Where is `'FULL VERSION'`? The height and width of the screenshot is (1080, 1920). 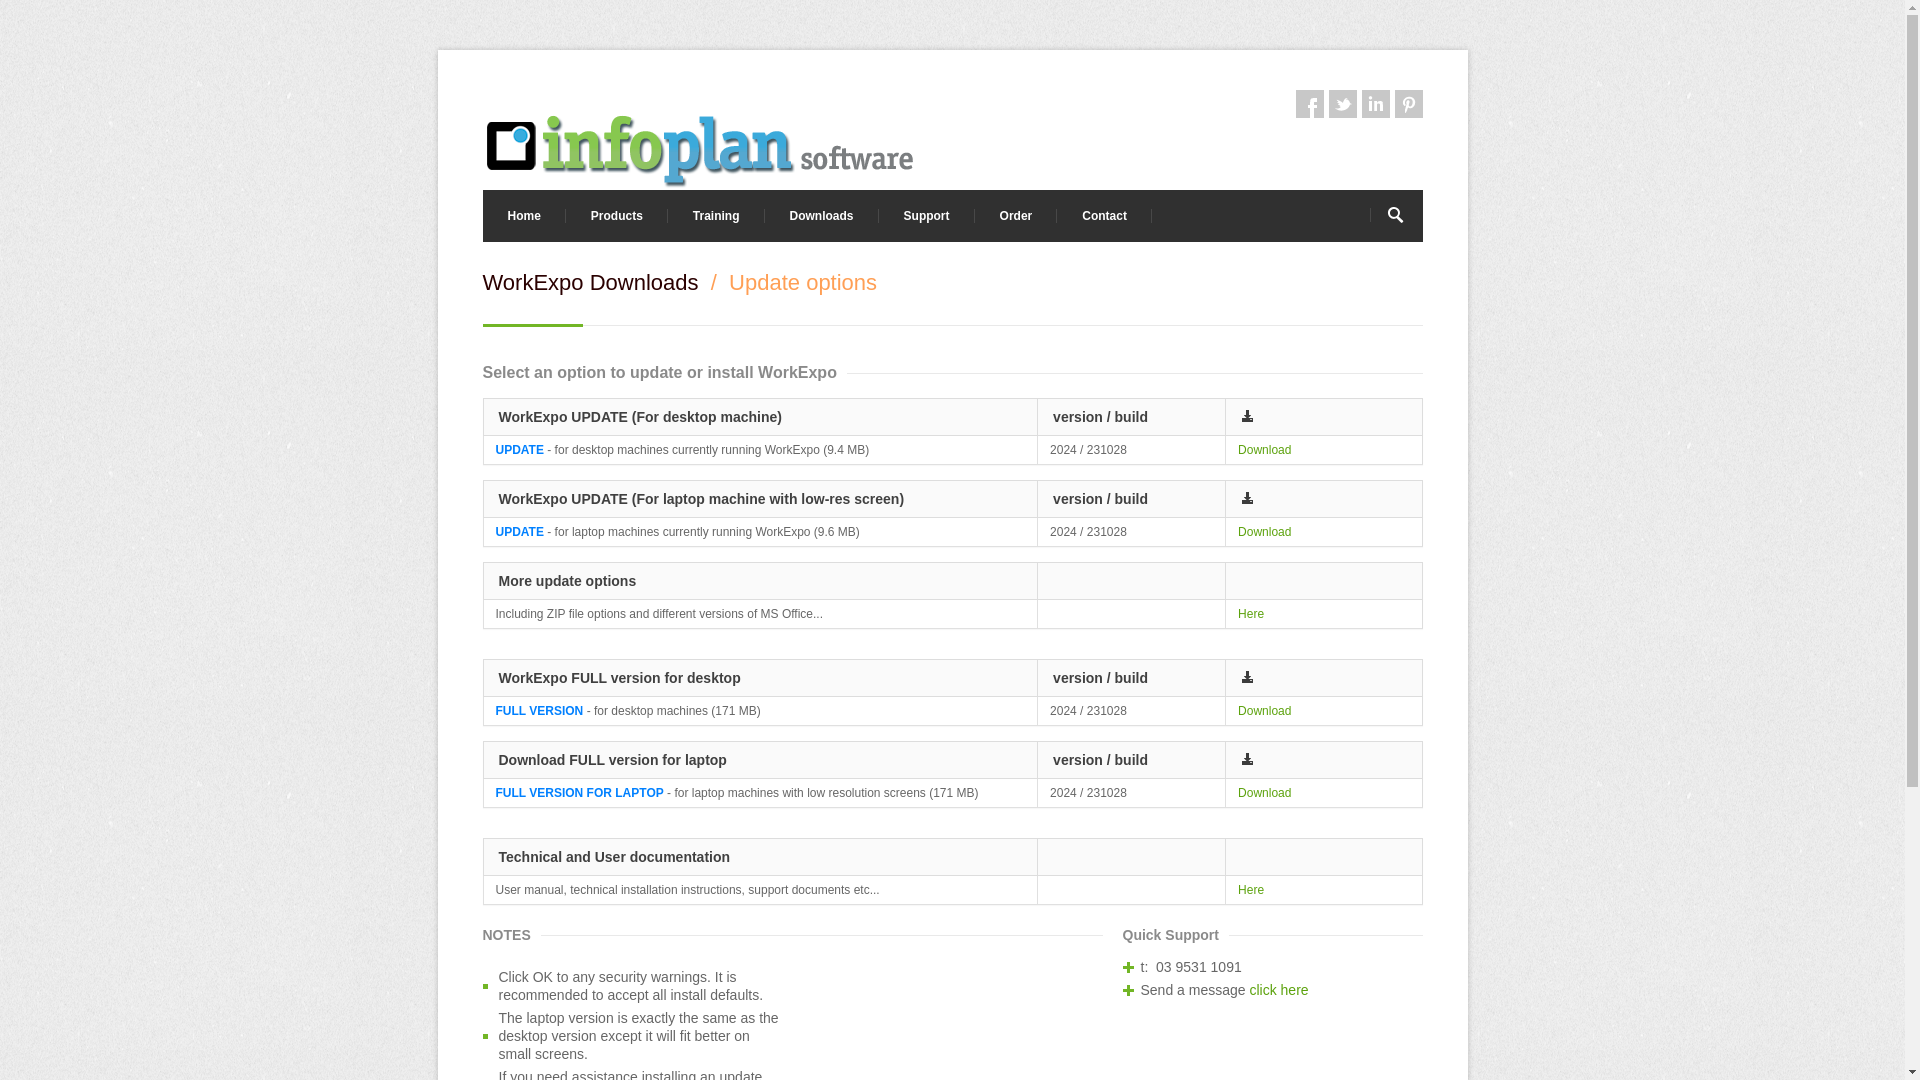 'FULL VERSION' is located at coordinates (539, 709).